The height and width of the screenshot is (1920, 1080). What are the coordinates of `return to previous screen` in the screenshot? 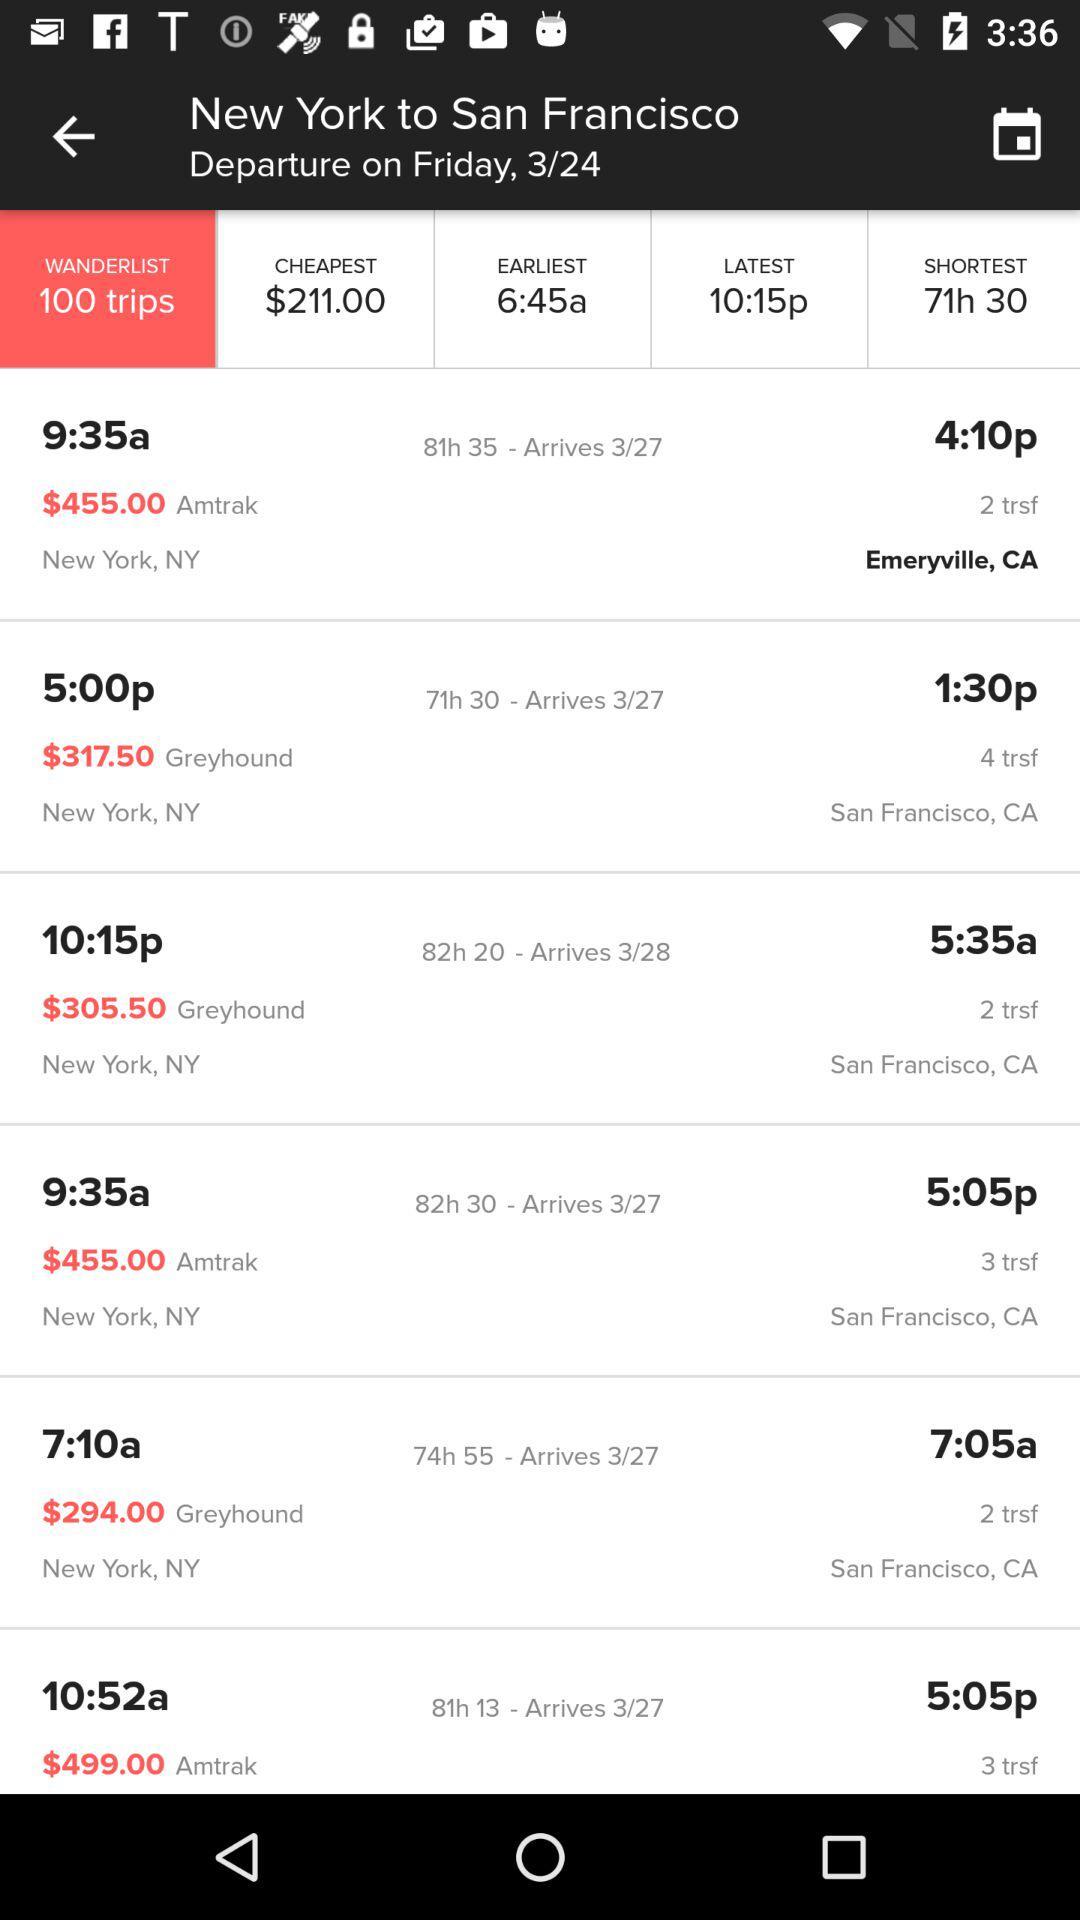 It's located at (72, 135).